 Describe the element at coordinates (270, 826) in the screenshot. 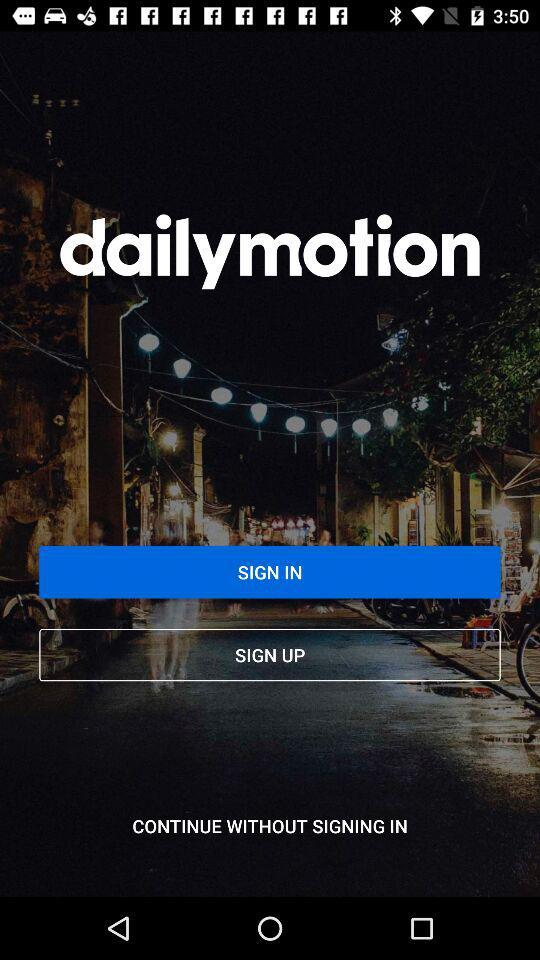

I see `icon below sign up` at that location.